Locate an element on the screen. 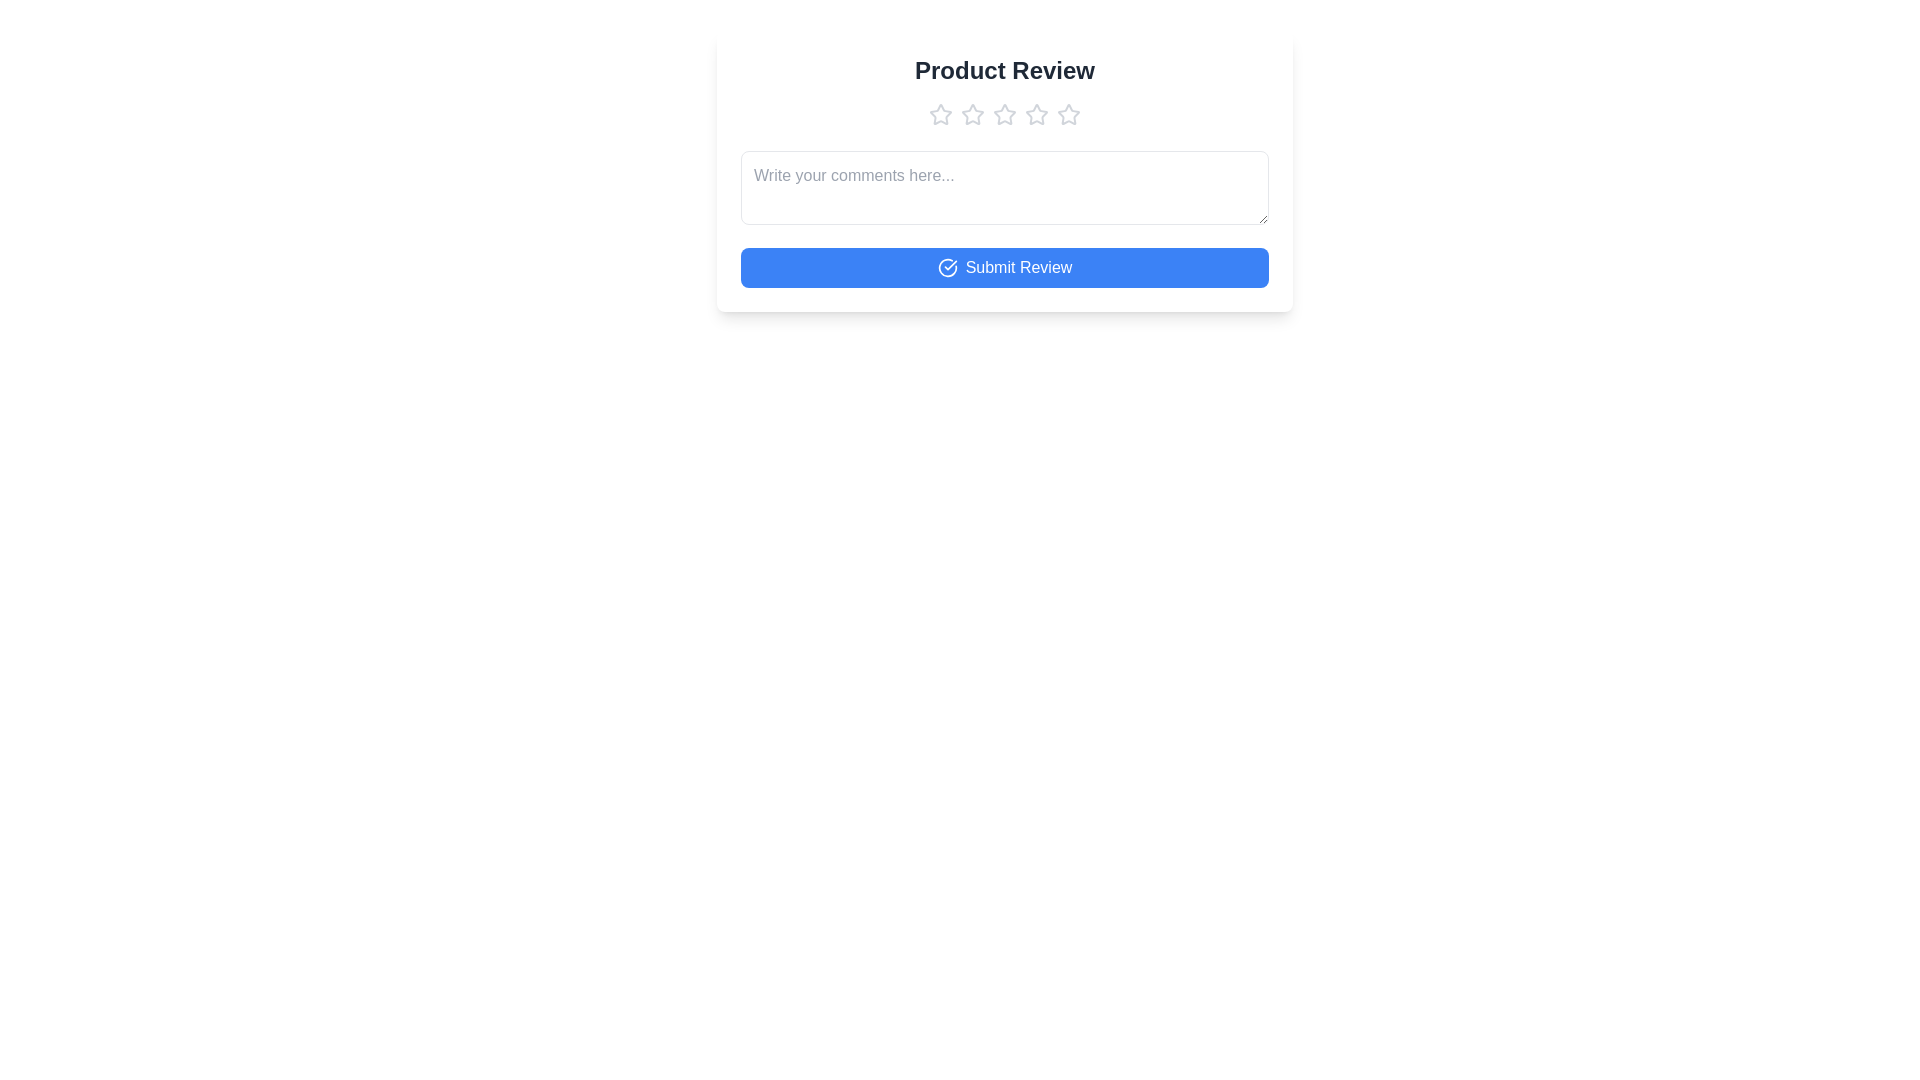 This screenshot has height=1080, width=1920. the 'Submit Review' button to submit the review is located at coordinates (1004, 266).